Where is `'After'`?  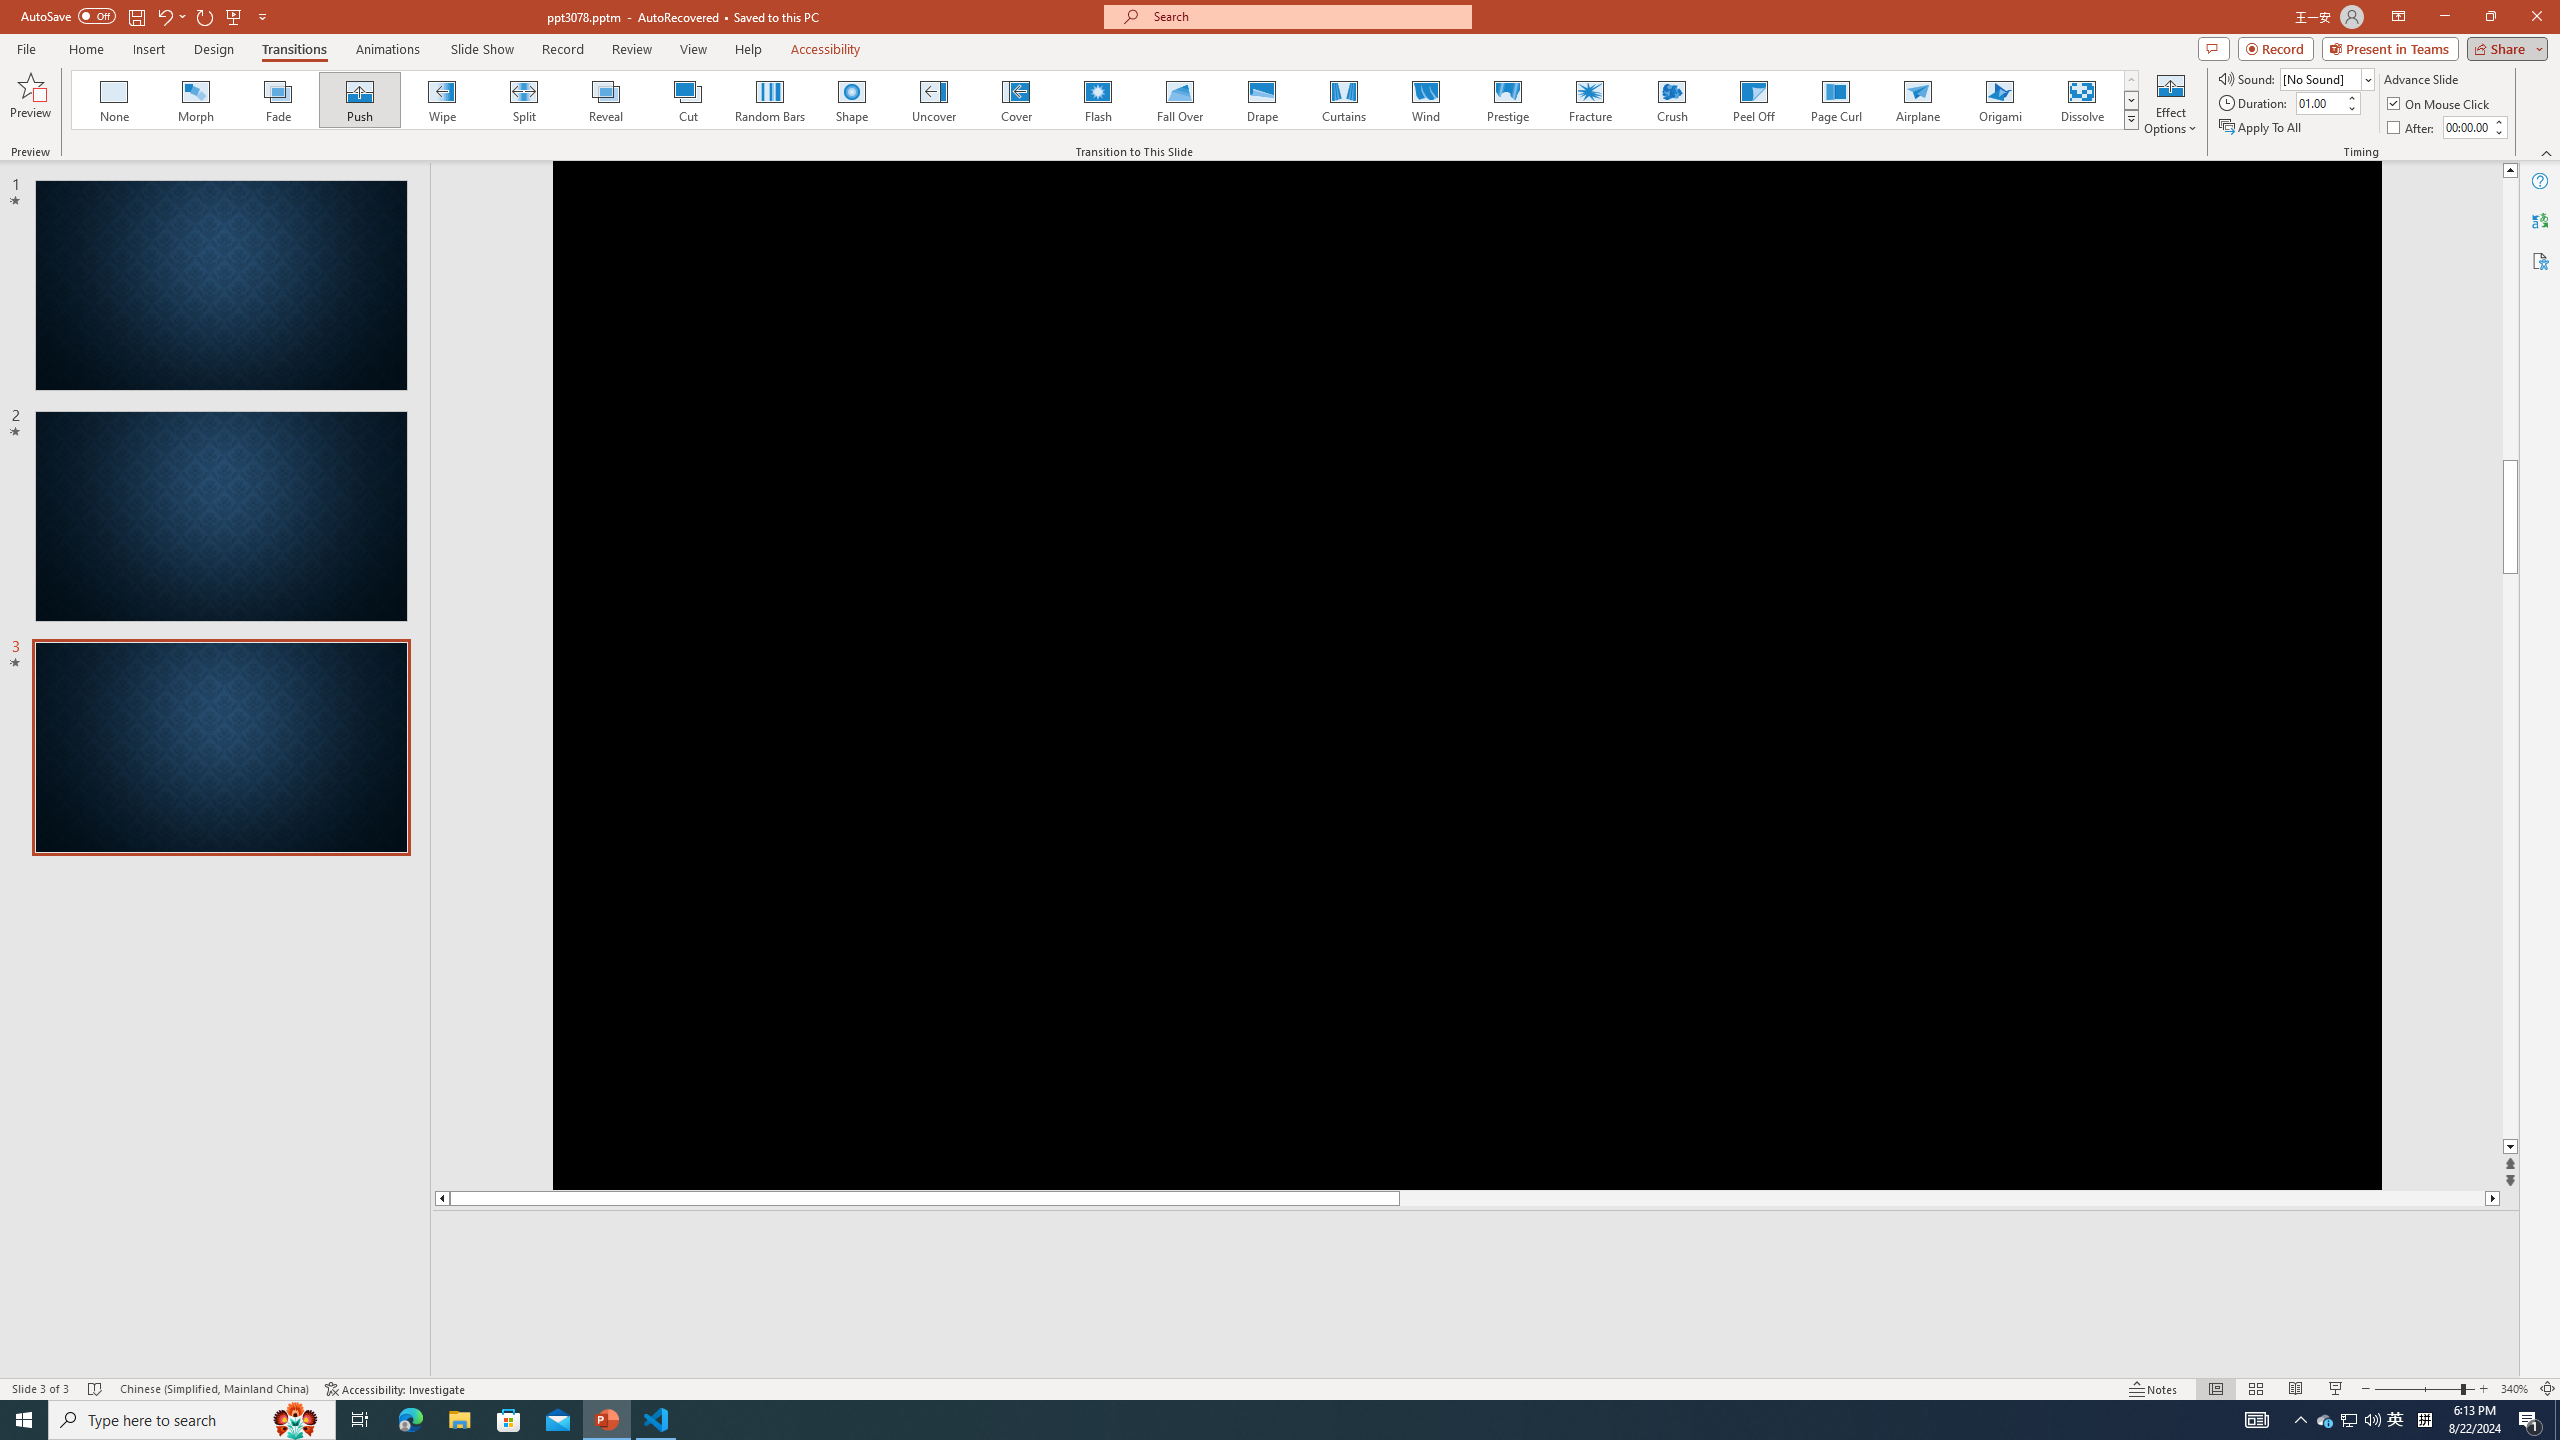 'After' is located at coordinates (2466, 126).